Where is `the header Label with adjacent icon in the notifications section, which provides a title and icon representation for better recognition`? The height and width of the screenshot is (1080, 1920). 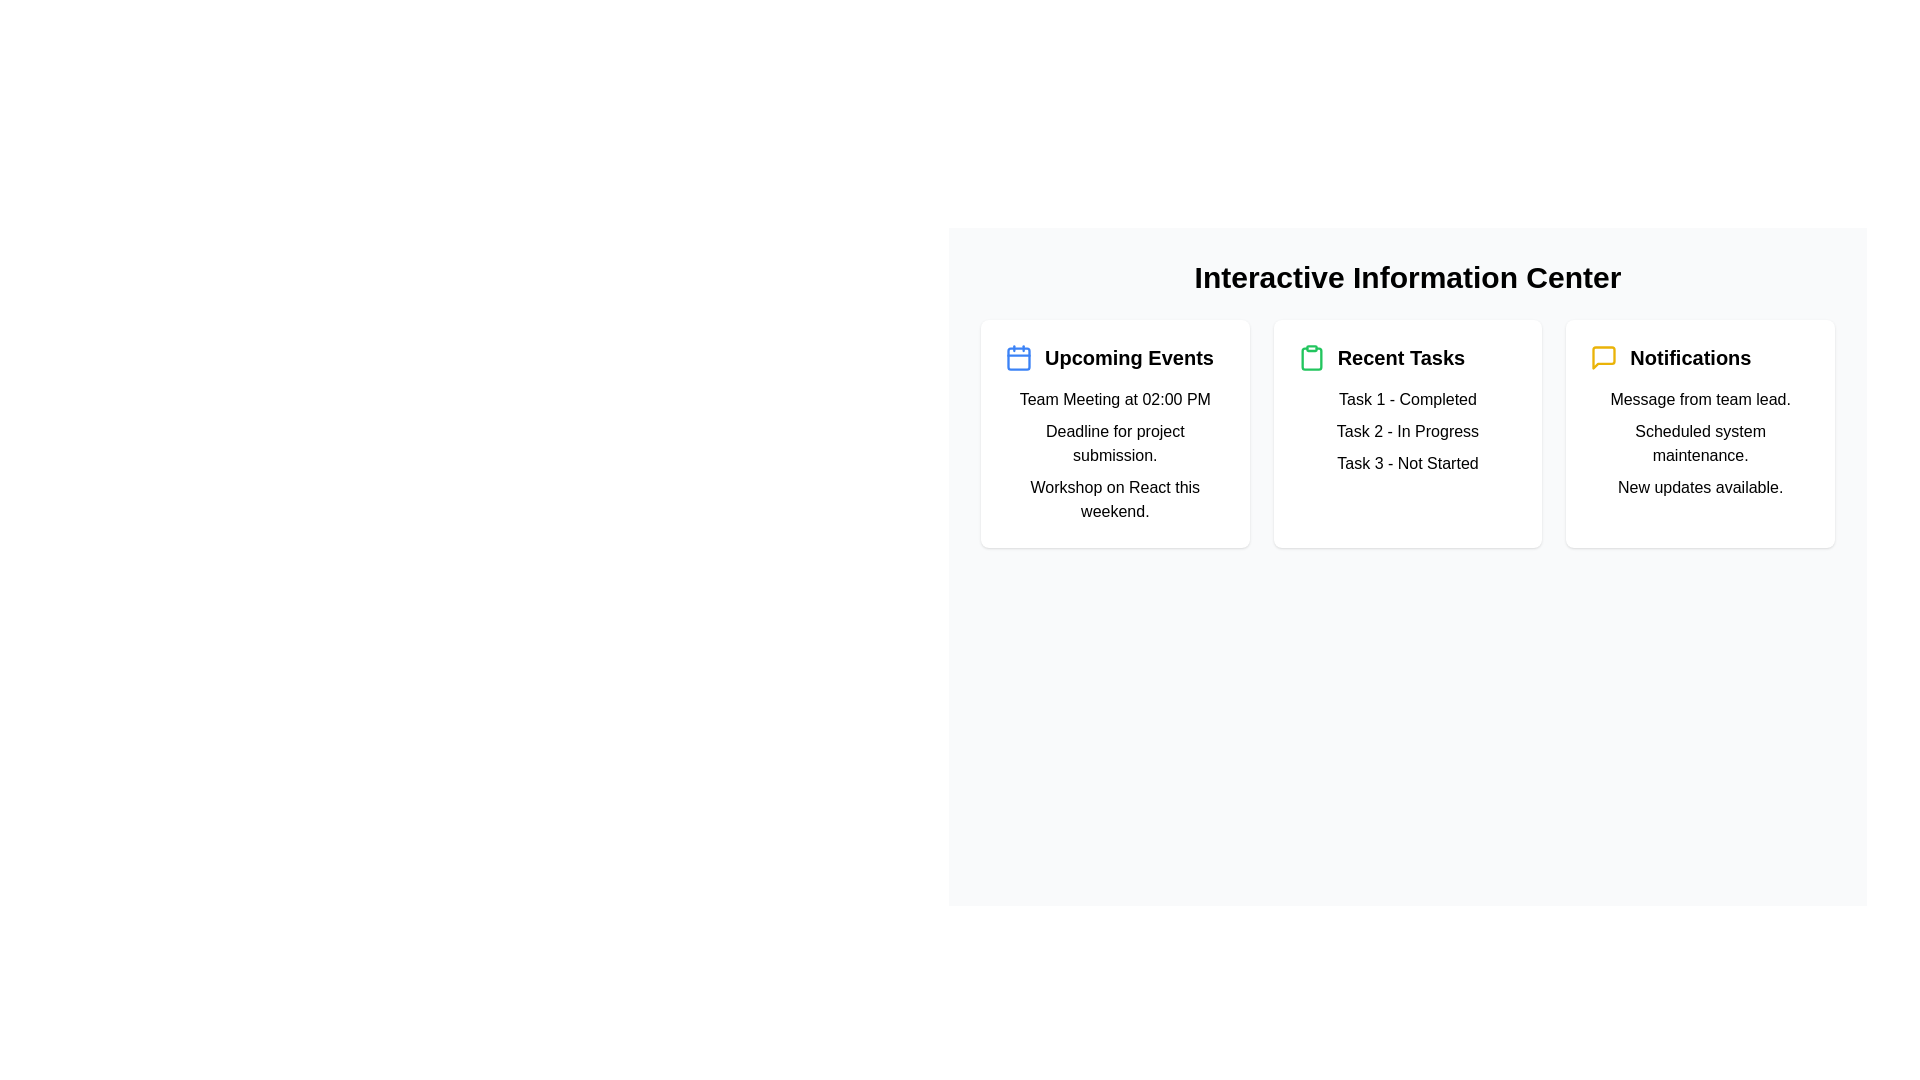 the header Label with adjacent icon in the notifications section, which provides a title and icon representation for better recognition is located at coordinates (1699, 357).